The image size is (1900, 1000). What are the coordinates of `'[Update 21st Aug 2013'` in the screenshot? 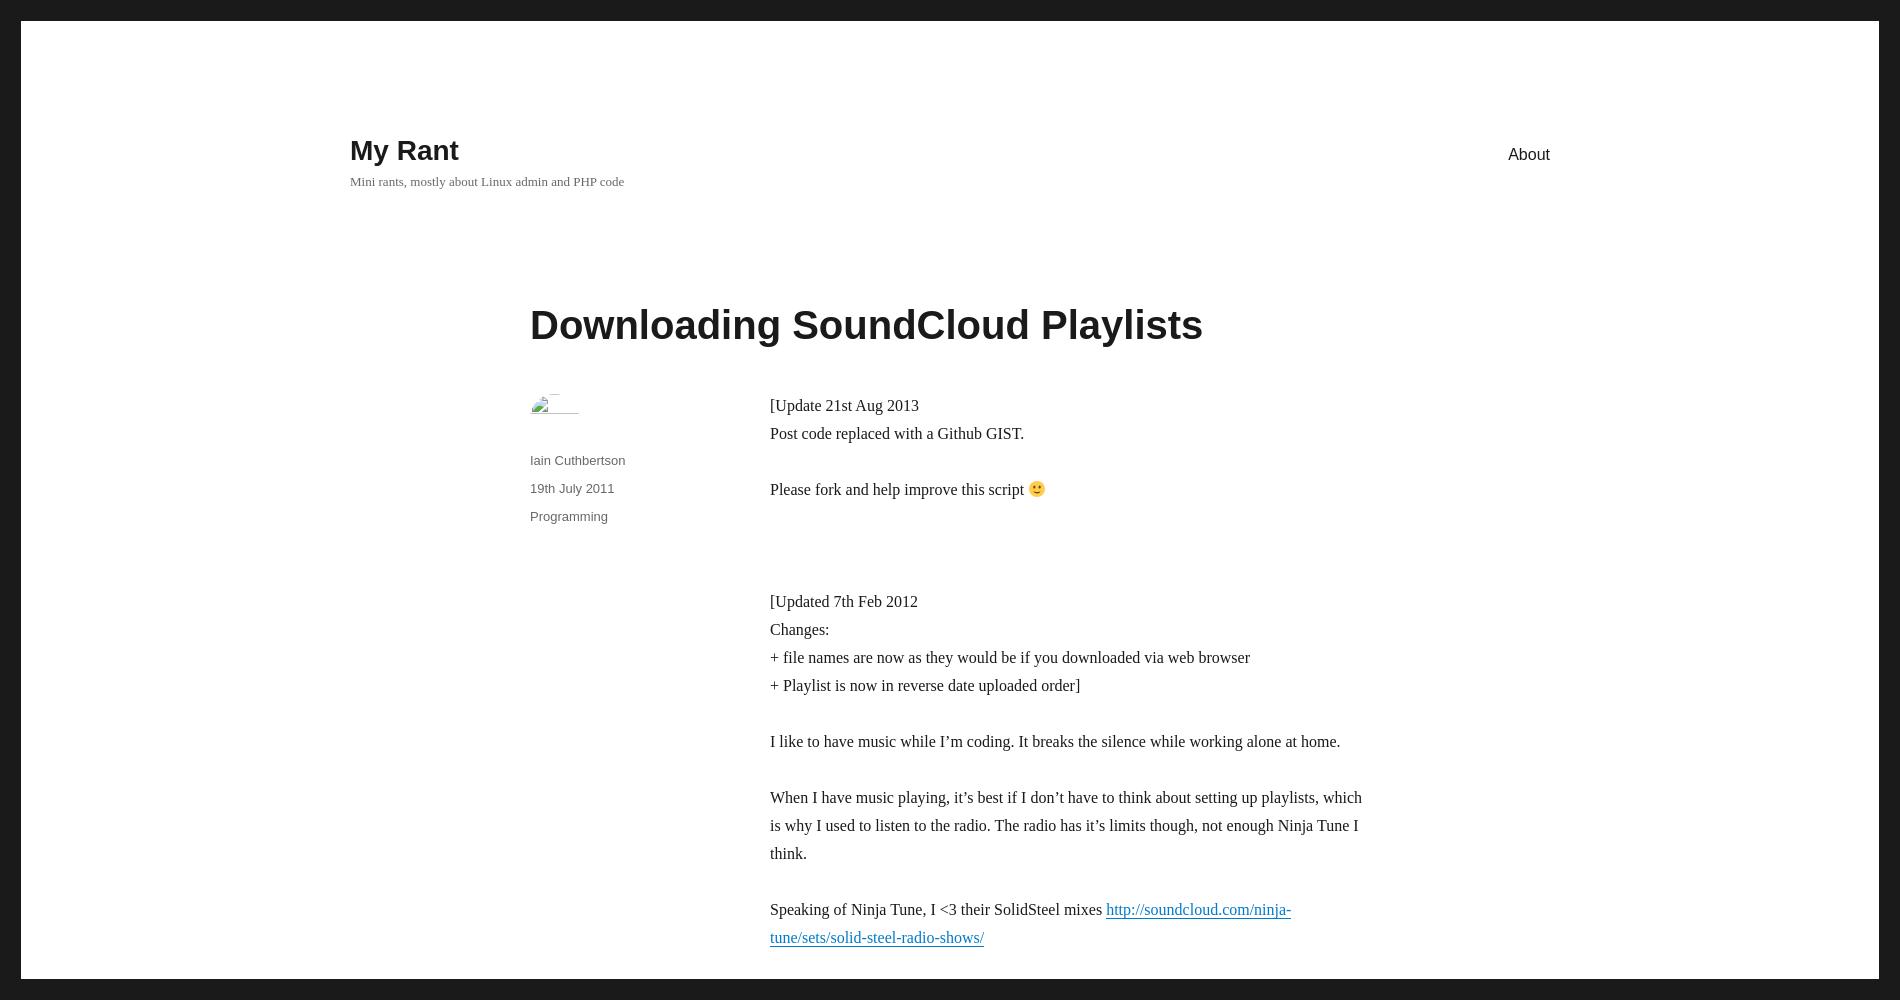 It's located at (842, 405).